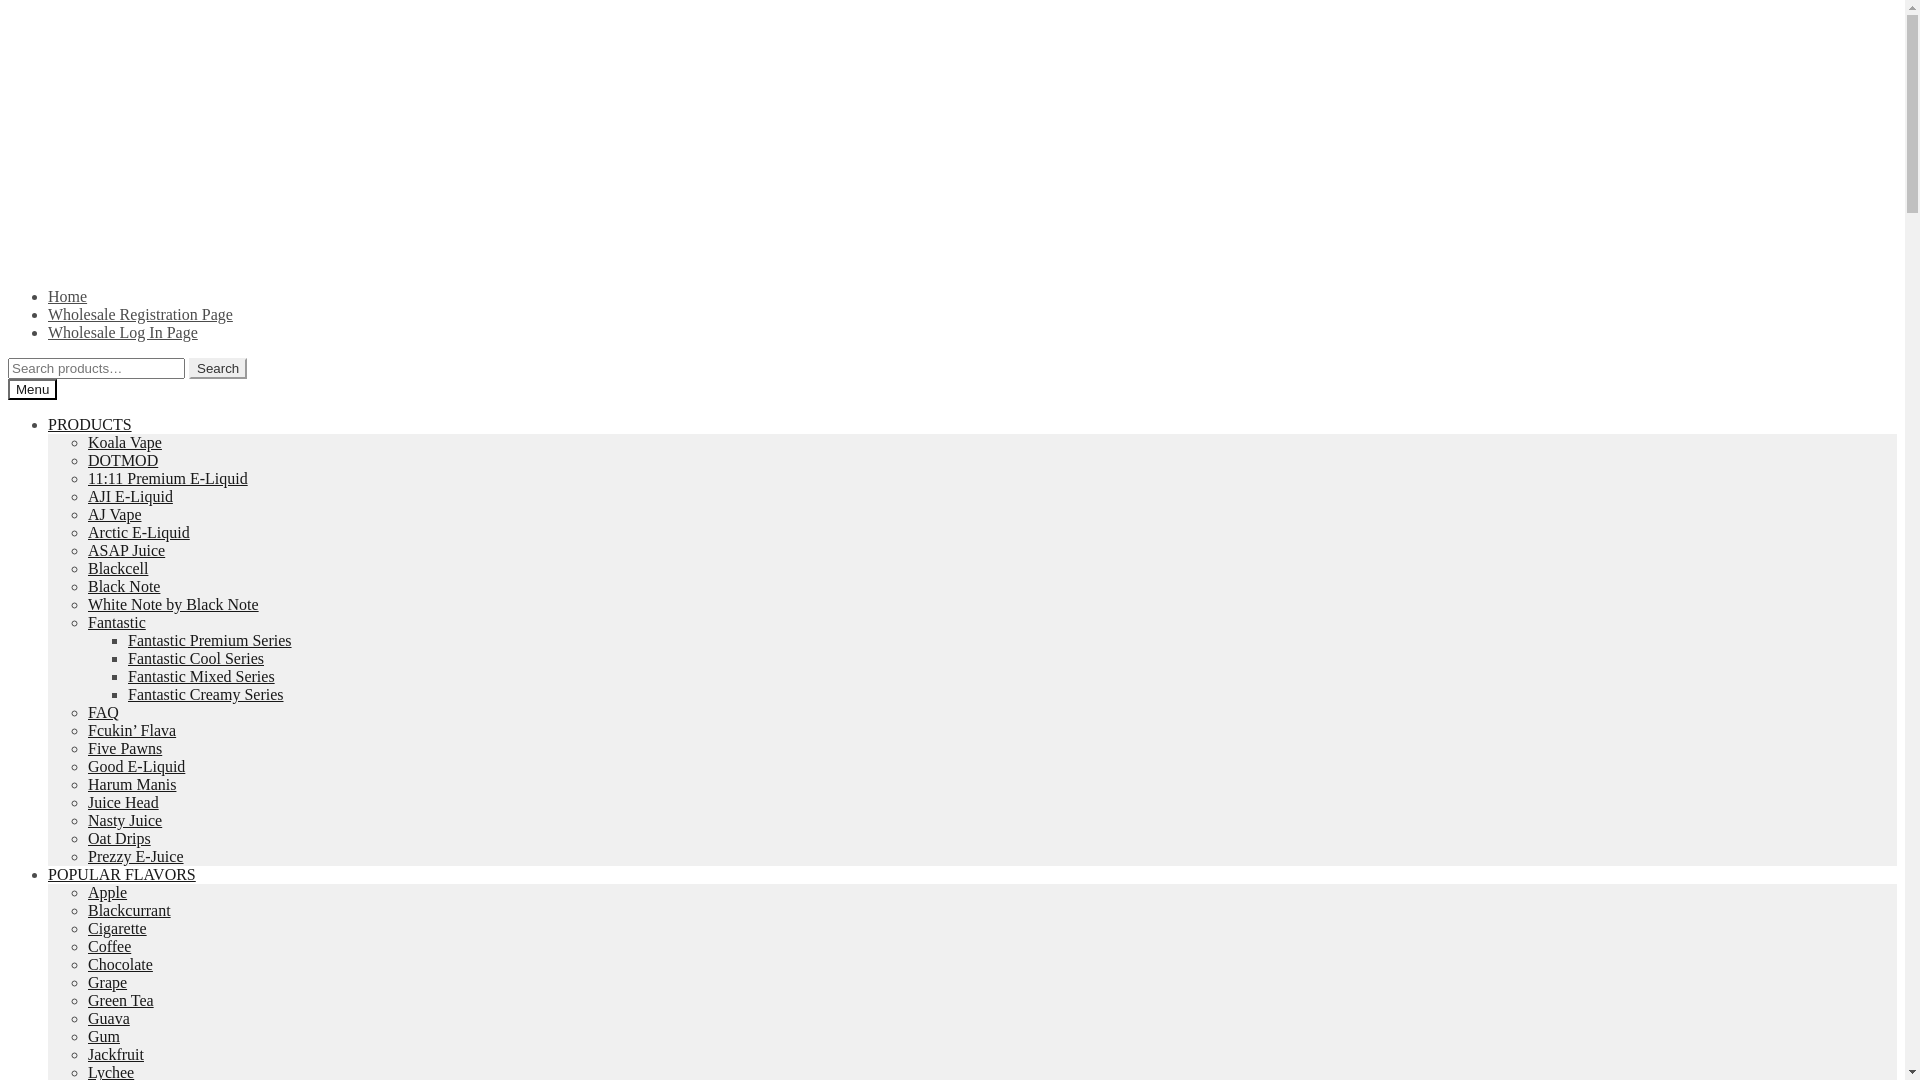 The width and height of the screenshot is (1920, 1080). Describe the element at coordinates (129, 495) in the screenshot. I see `'AJI E-Liquid'` at that location.